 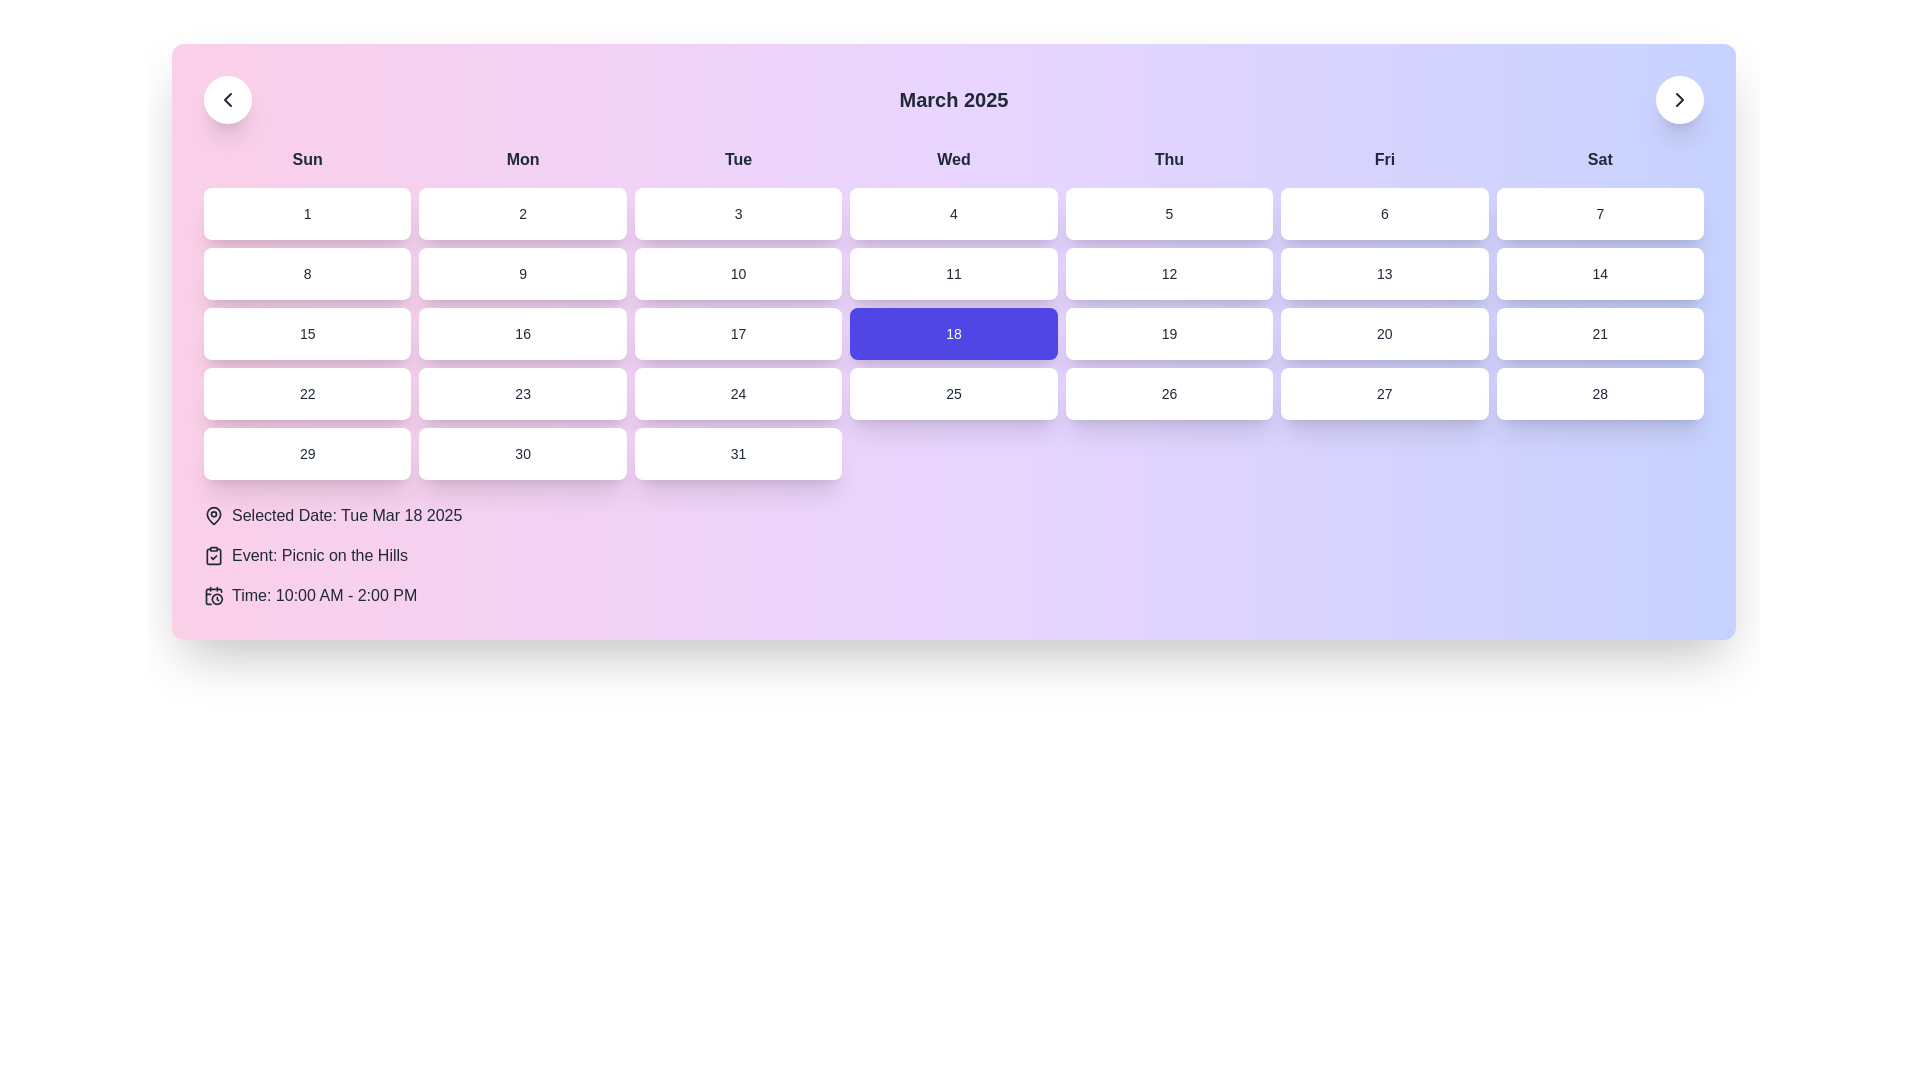 I want to click on the circular button with a left-chevron icon located near the top left corner of the interface, so click(x=227, y=100).